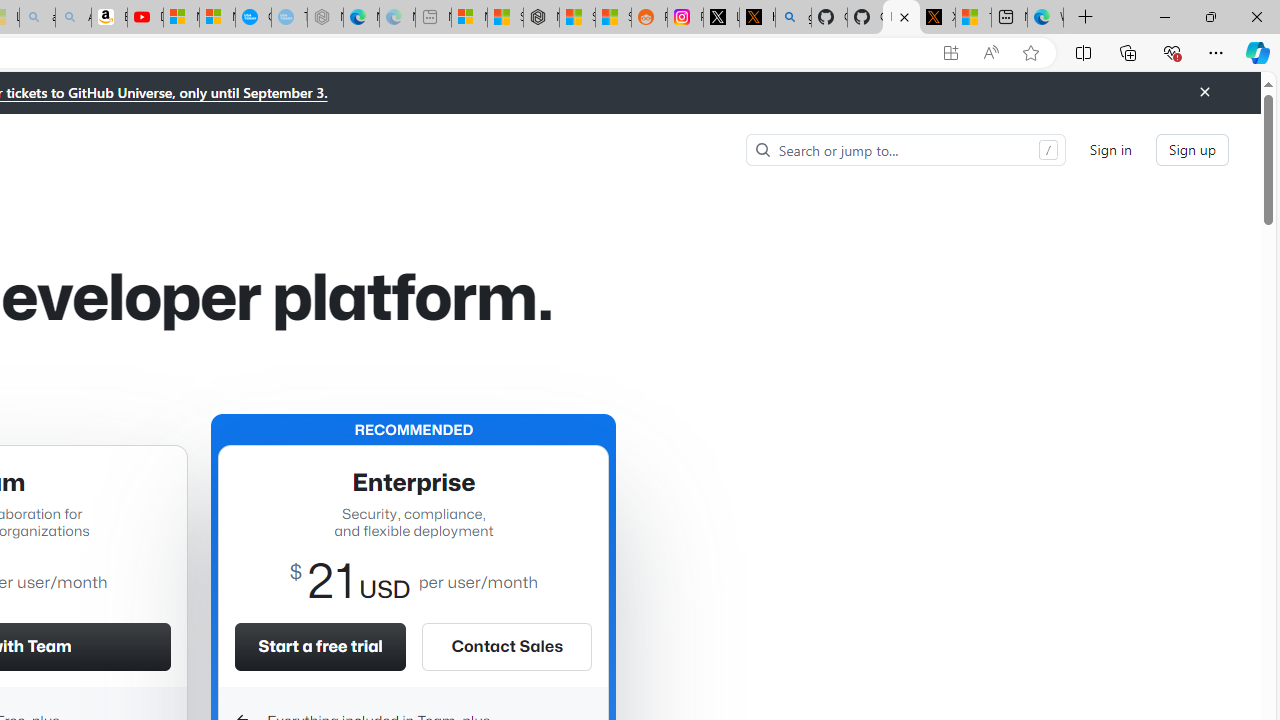  Describe the element at coordinates (468, 17) in the screenshot. I see `'Microsoft account | Microsoft Account Privacy Settings'` at that location.